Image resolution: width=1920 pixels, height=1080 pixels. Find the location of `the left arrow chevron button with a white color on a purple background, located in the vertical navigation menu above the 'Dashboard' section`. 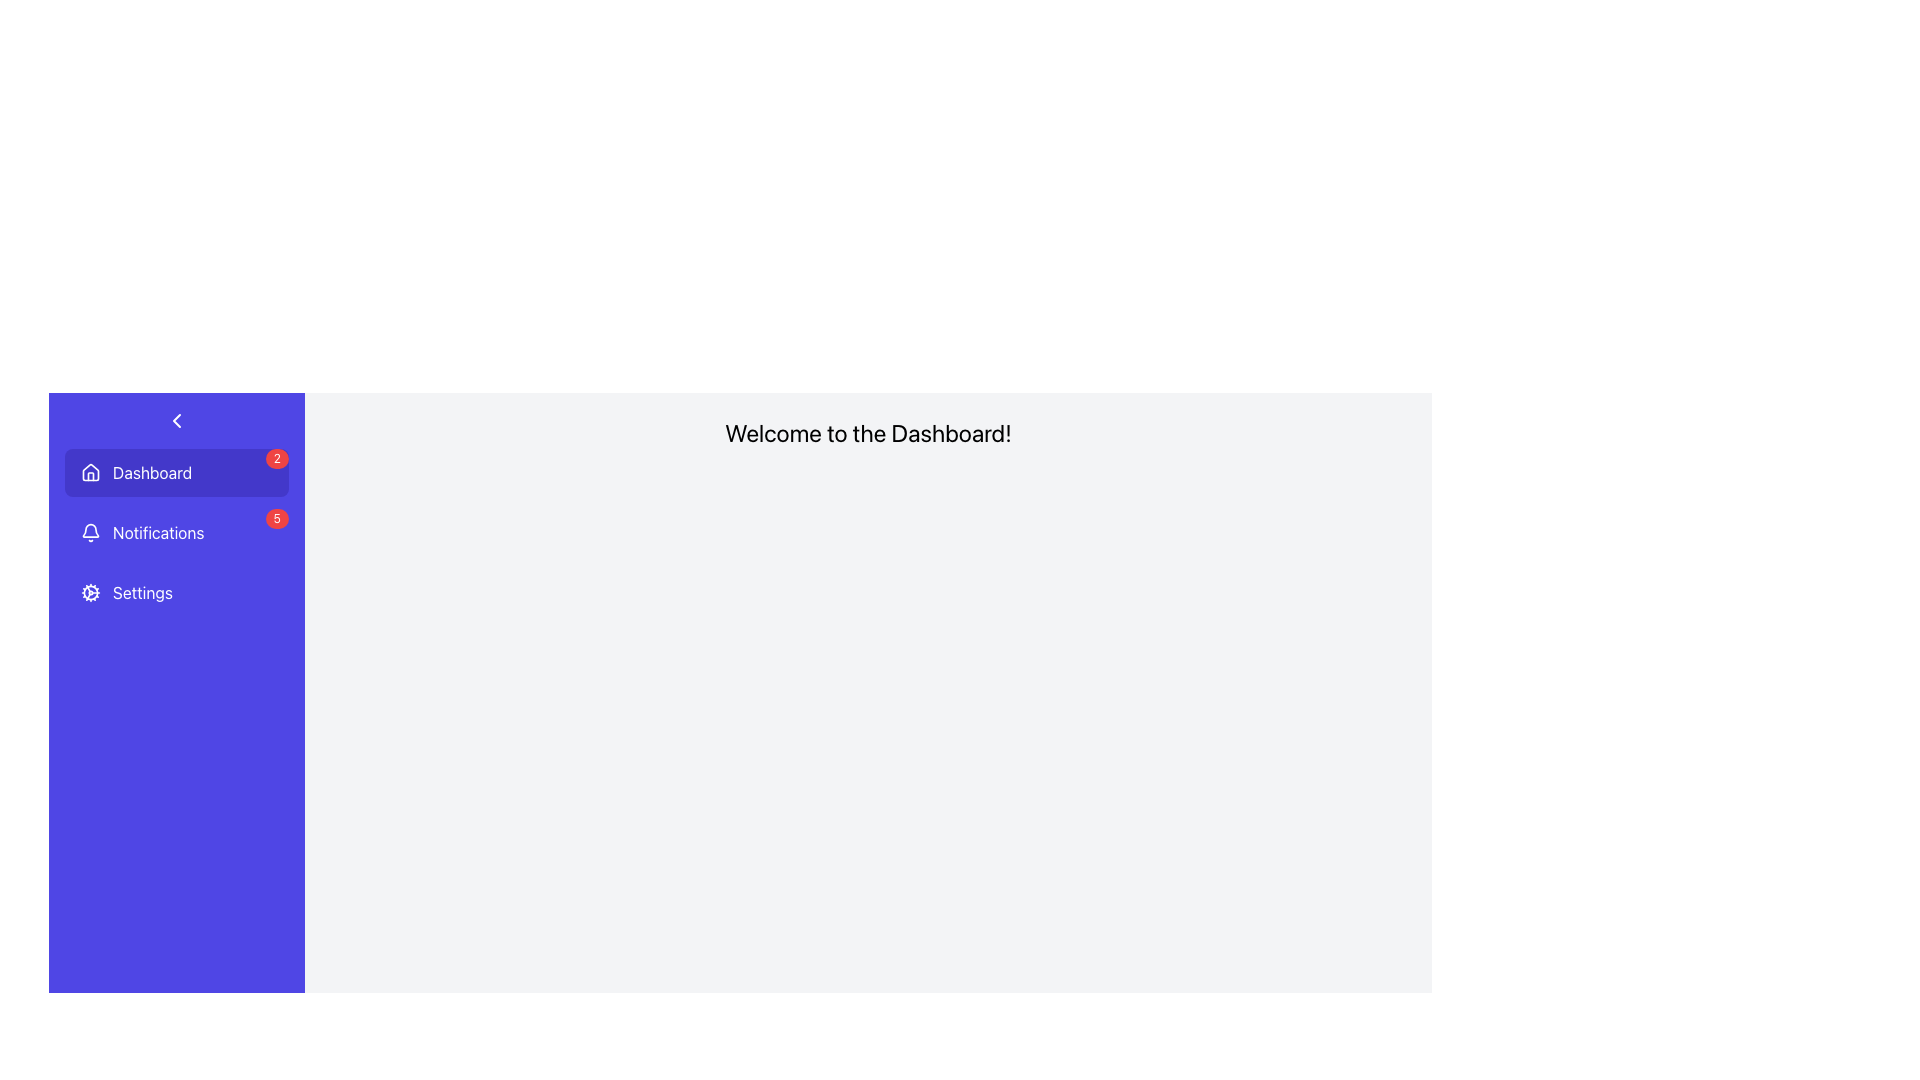

the left arrow chevron button with a white color on a purple background, located in the vertical navigation menu above the 'Dashboard' section is located at coordinates (177, 419).